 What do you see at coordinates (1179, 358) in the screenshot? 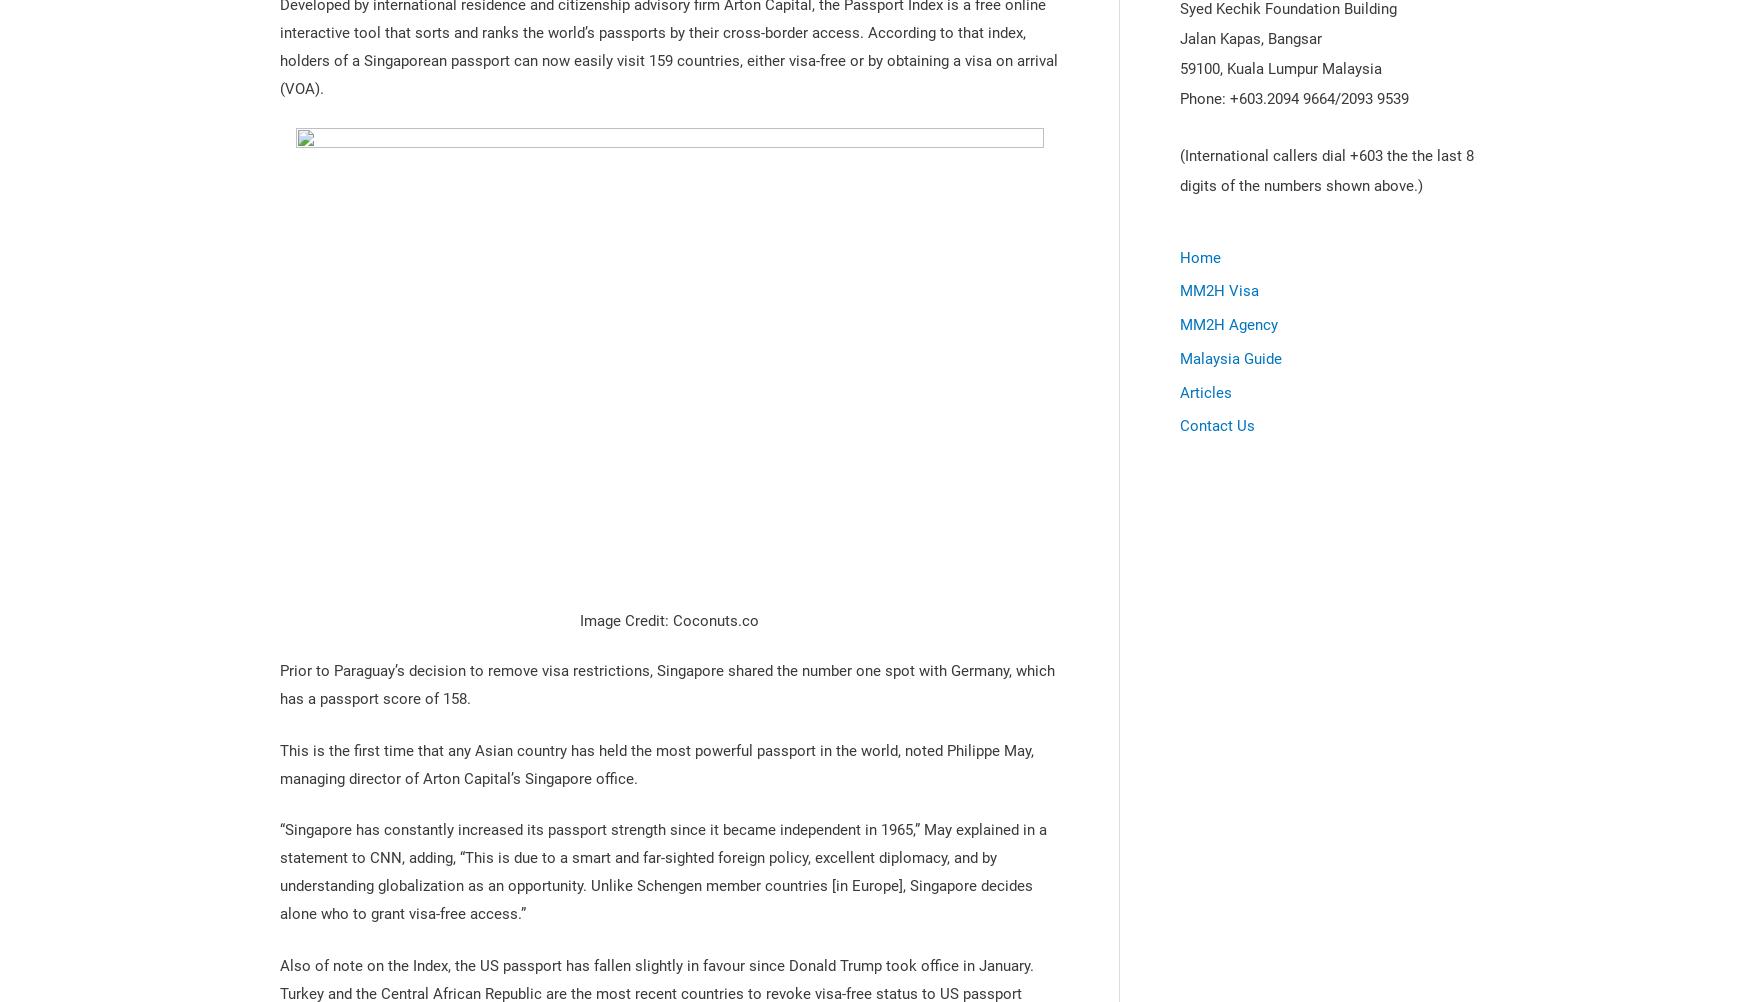
I see `'Malaysia Guide'` at bounding box center [1179, 358].